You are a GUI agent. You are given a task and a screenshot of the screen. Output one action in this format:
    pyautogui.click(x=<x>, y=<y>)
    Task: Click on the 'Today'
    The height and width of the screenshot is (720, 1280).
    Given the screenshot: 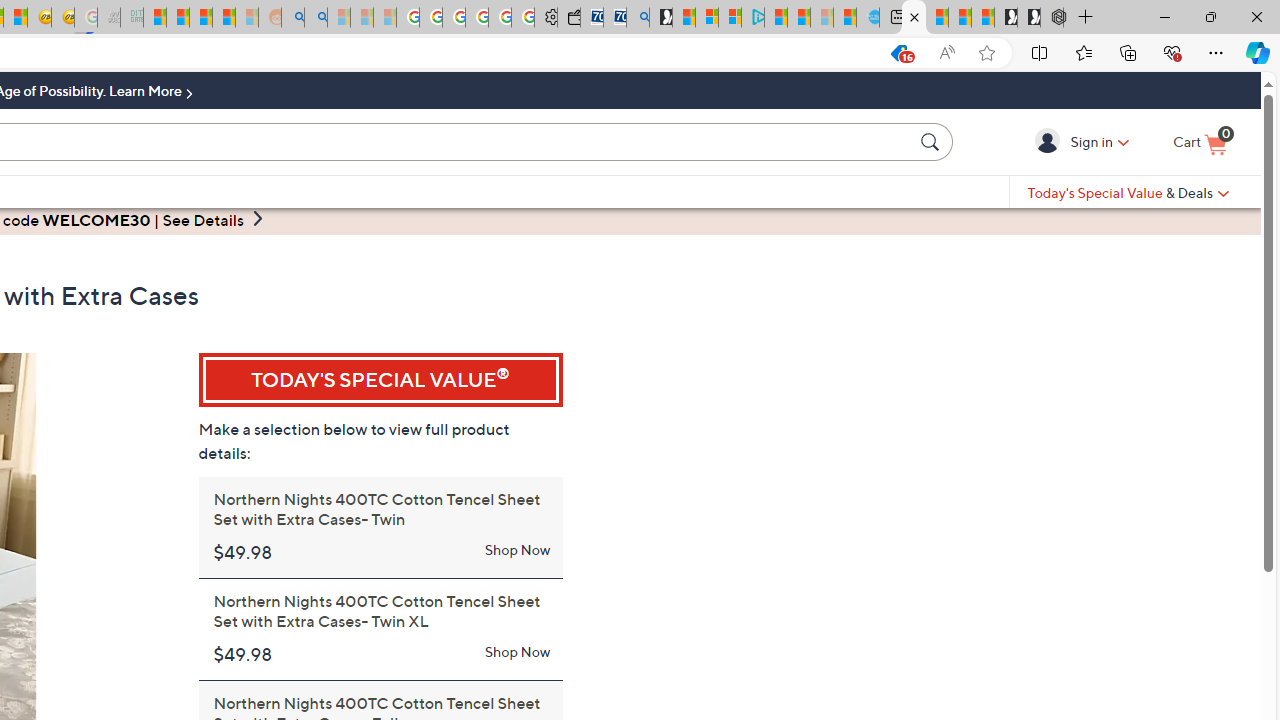 What is the action you would take?
    pyautogui.click(x=1128, y=192)
    